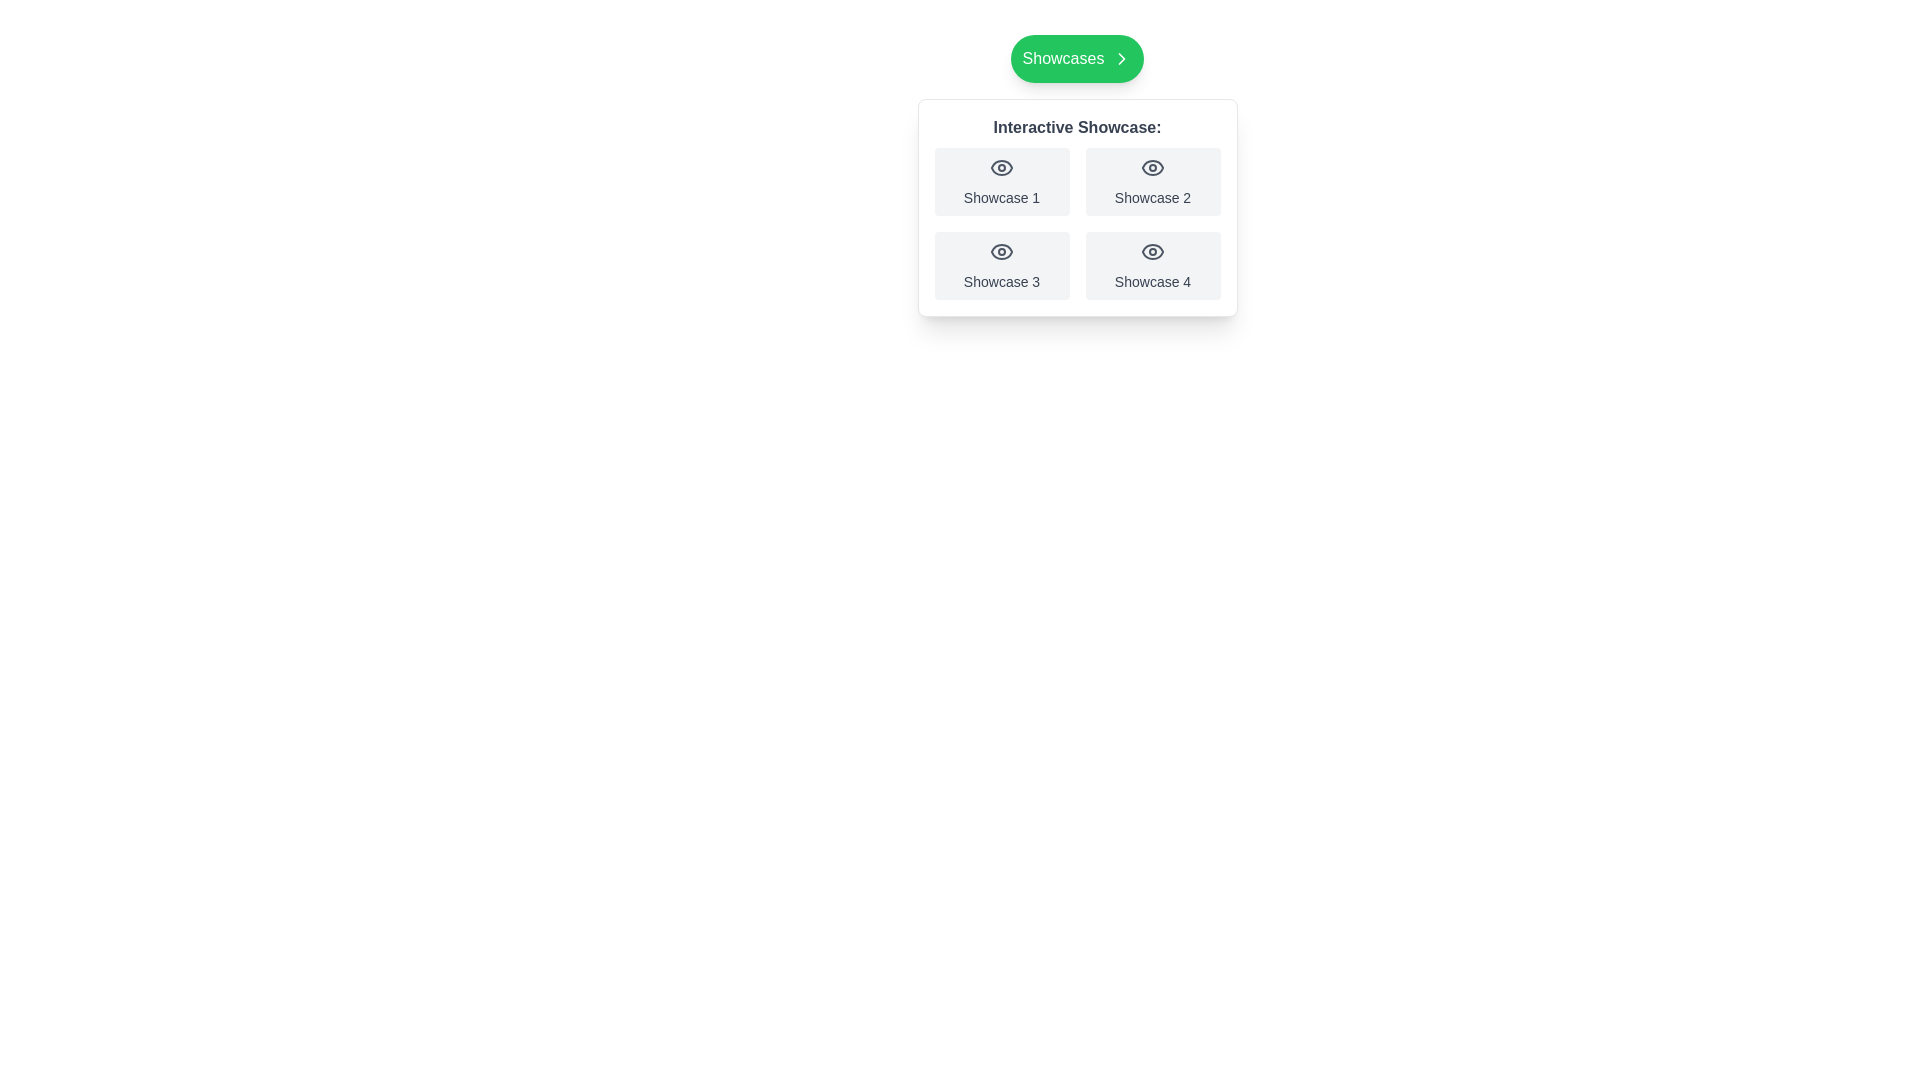 The image size is (1920, 1080). Describe the element at coordinates (1152, 281) in the screenshot. I see `the Text Label located in the bottom-right corner of the grid within the 'Interactive Showcase' section, which serves as a label for the associated showcase` at that location.